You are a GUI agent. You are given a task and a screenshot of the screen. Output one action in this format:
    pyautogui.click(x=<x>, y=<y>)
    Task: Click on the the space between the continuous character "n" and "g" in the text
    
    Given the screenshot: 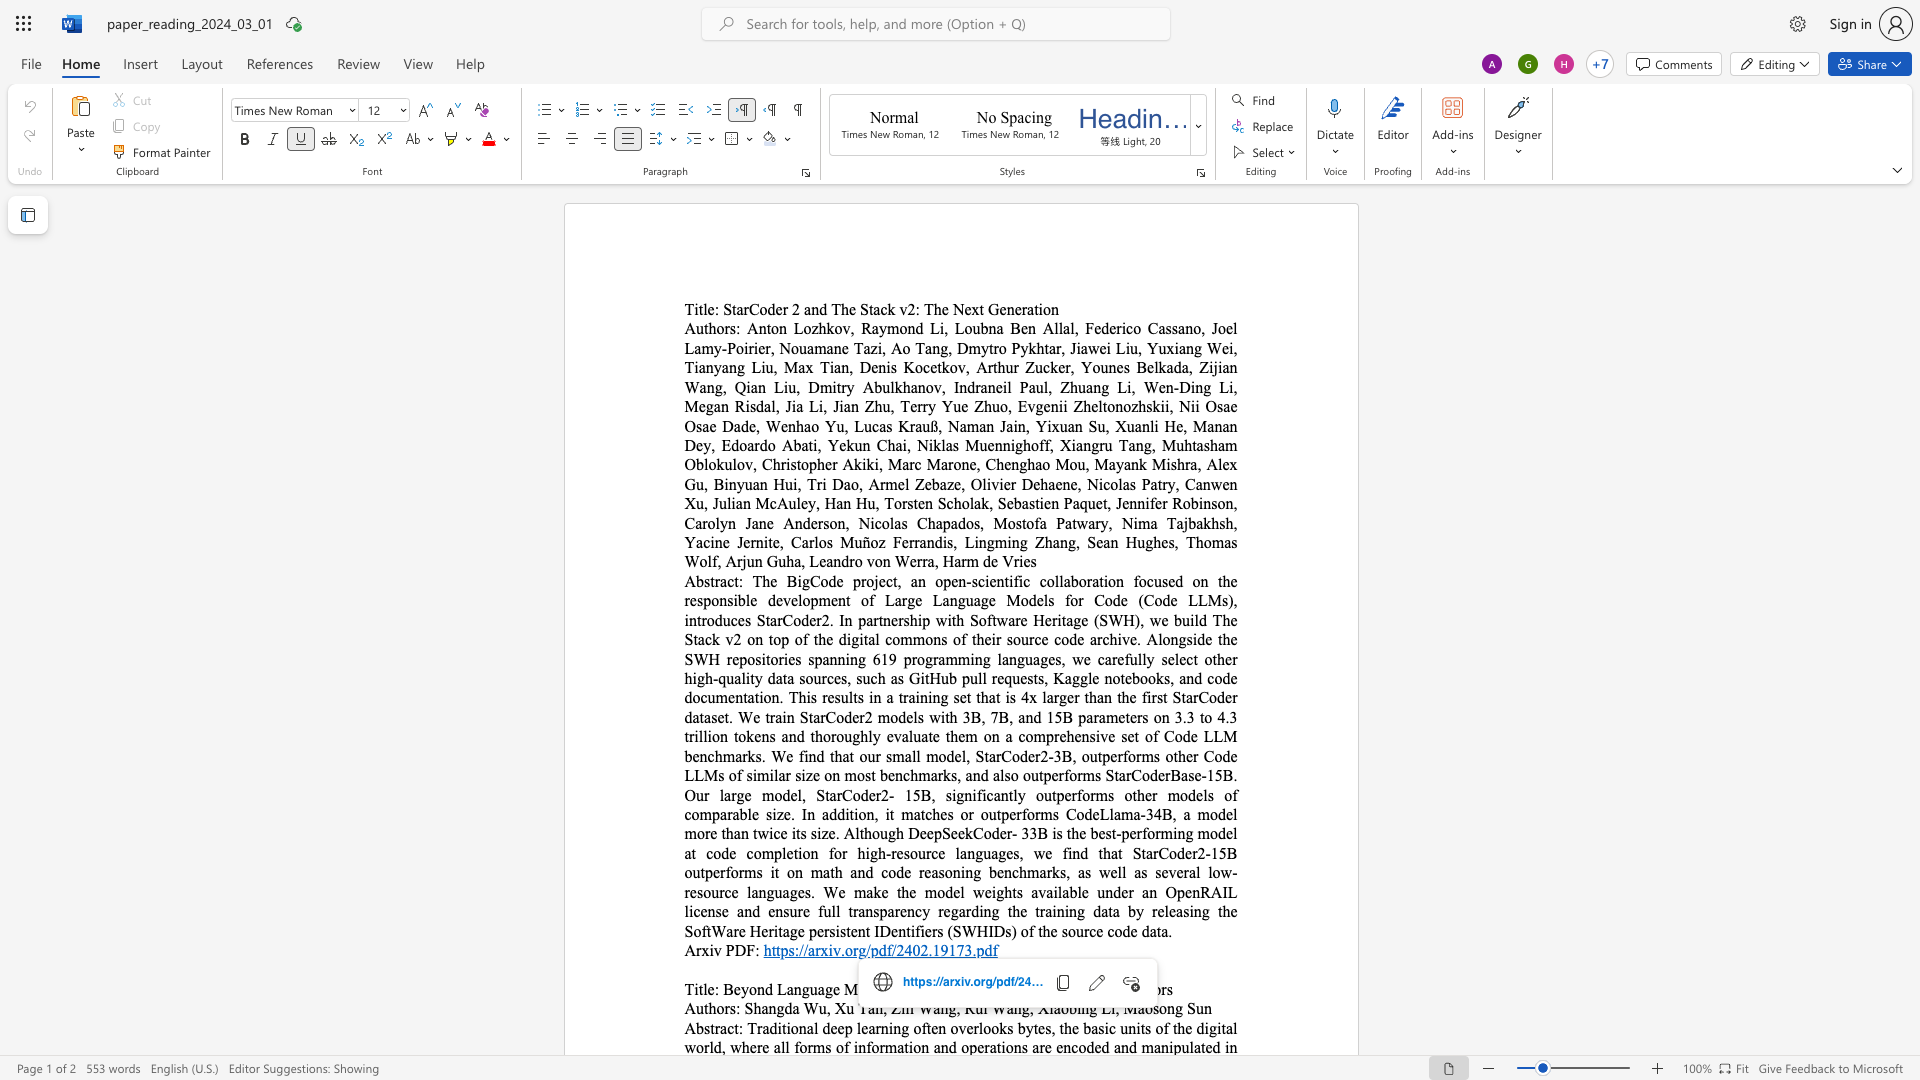 What is the action you would take?
    pyautogui.click(x=1088, y=1008)
    